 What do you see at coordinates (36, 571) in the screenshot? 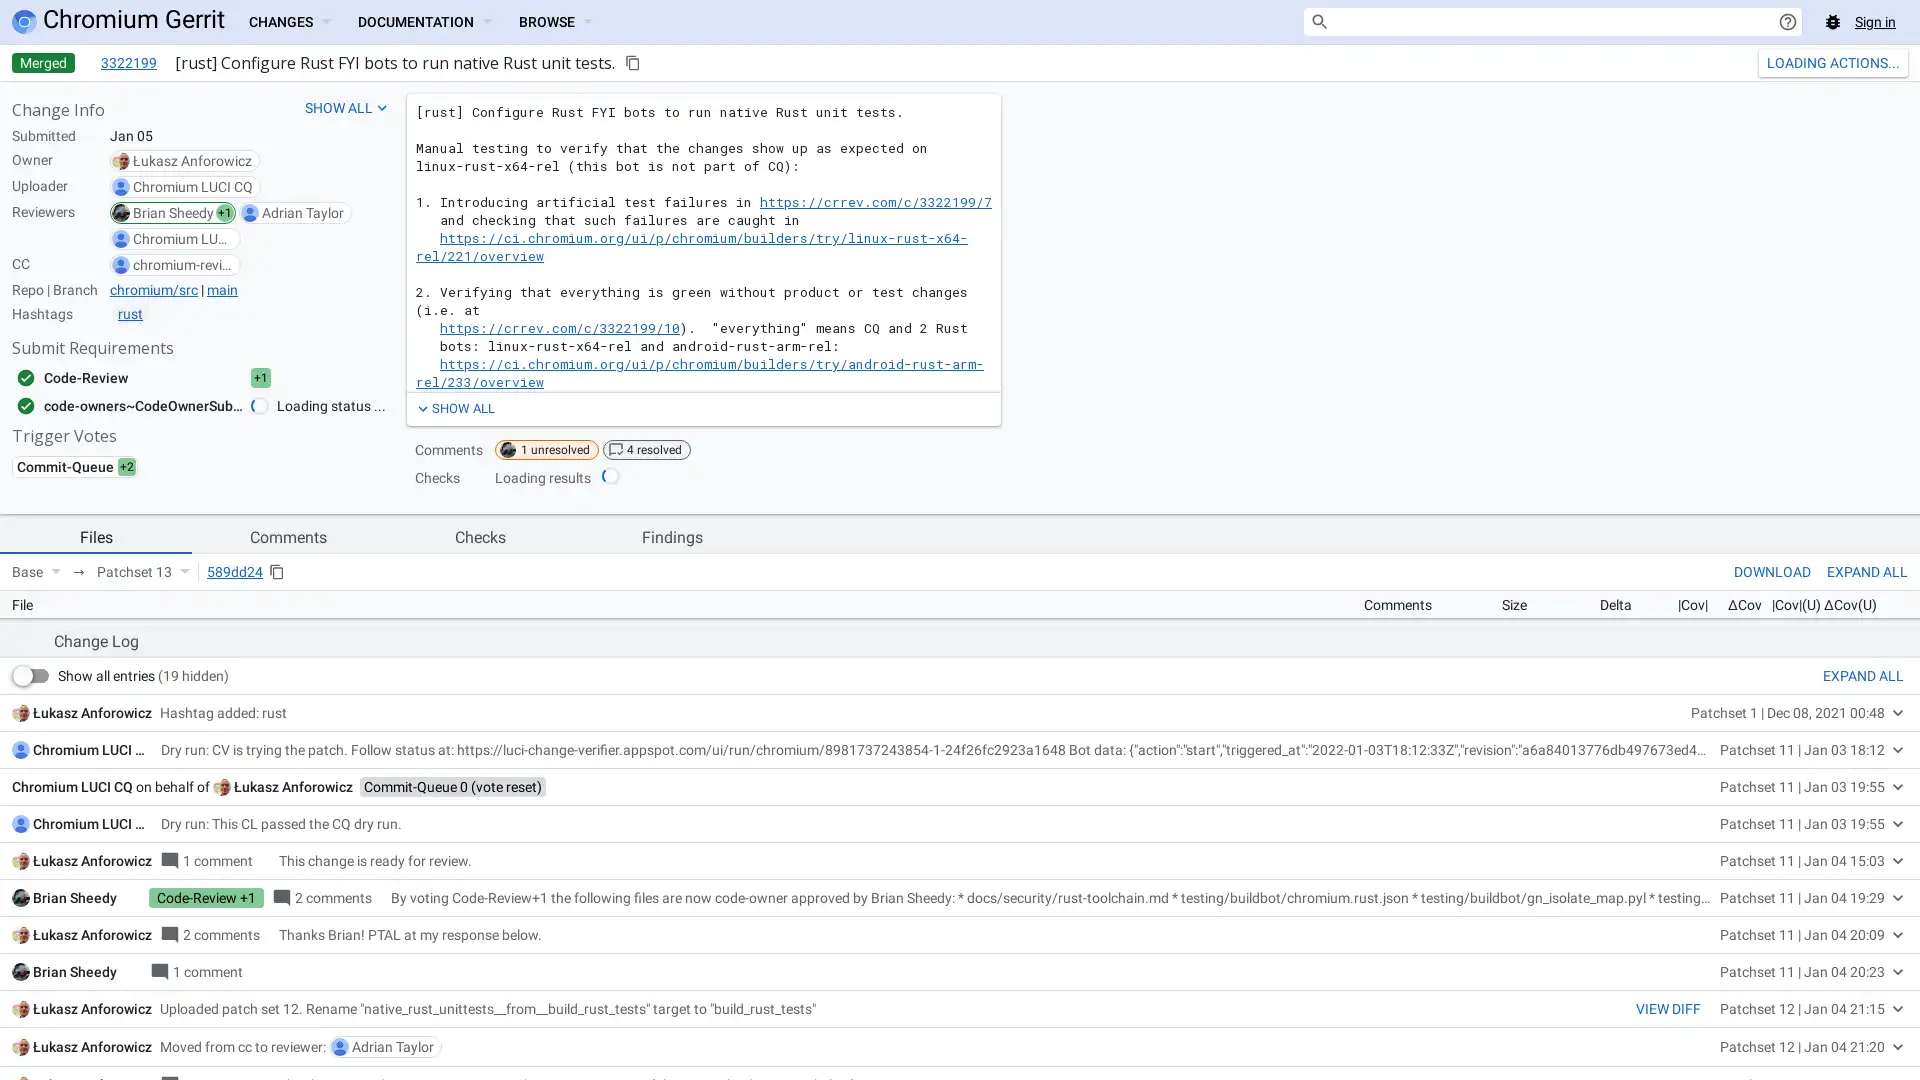
I see `Base` at bounding box center [36, 571].